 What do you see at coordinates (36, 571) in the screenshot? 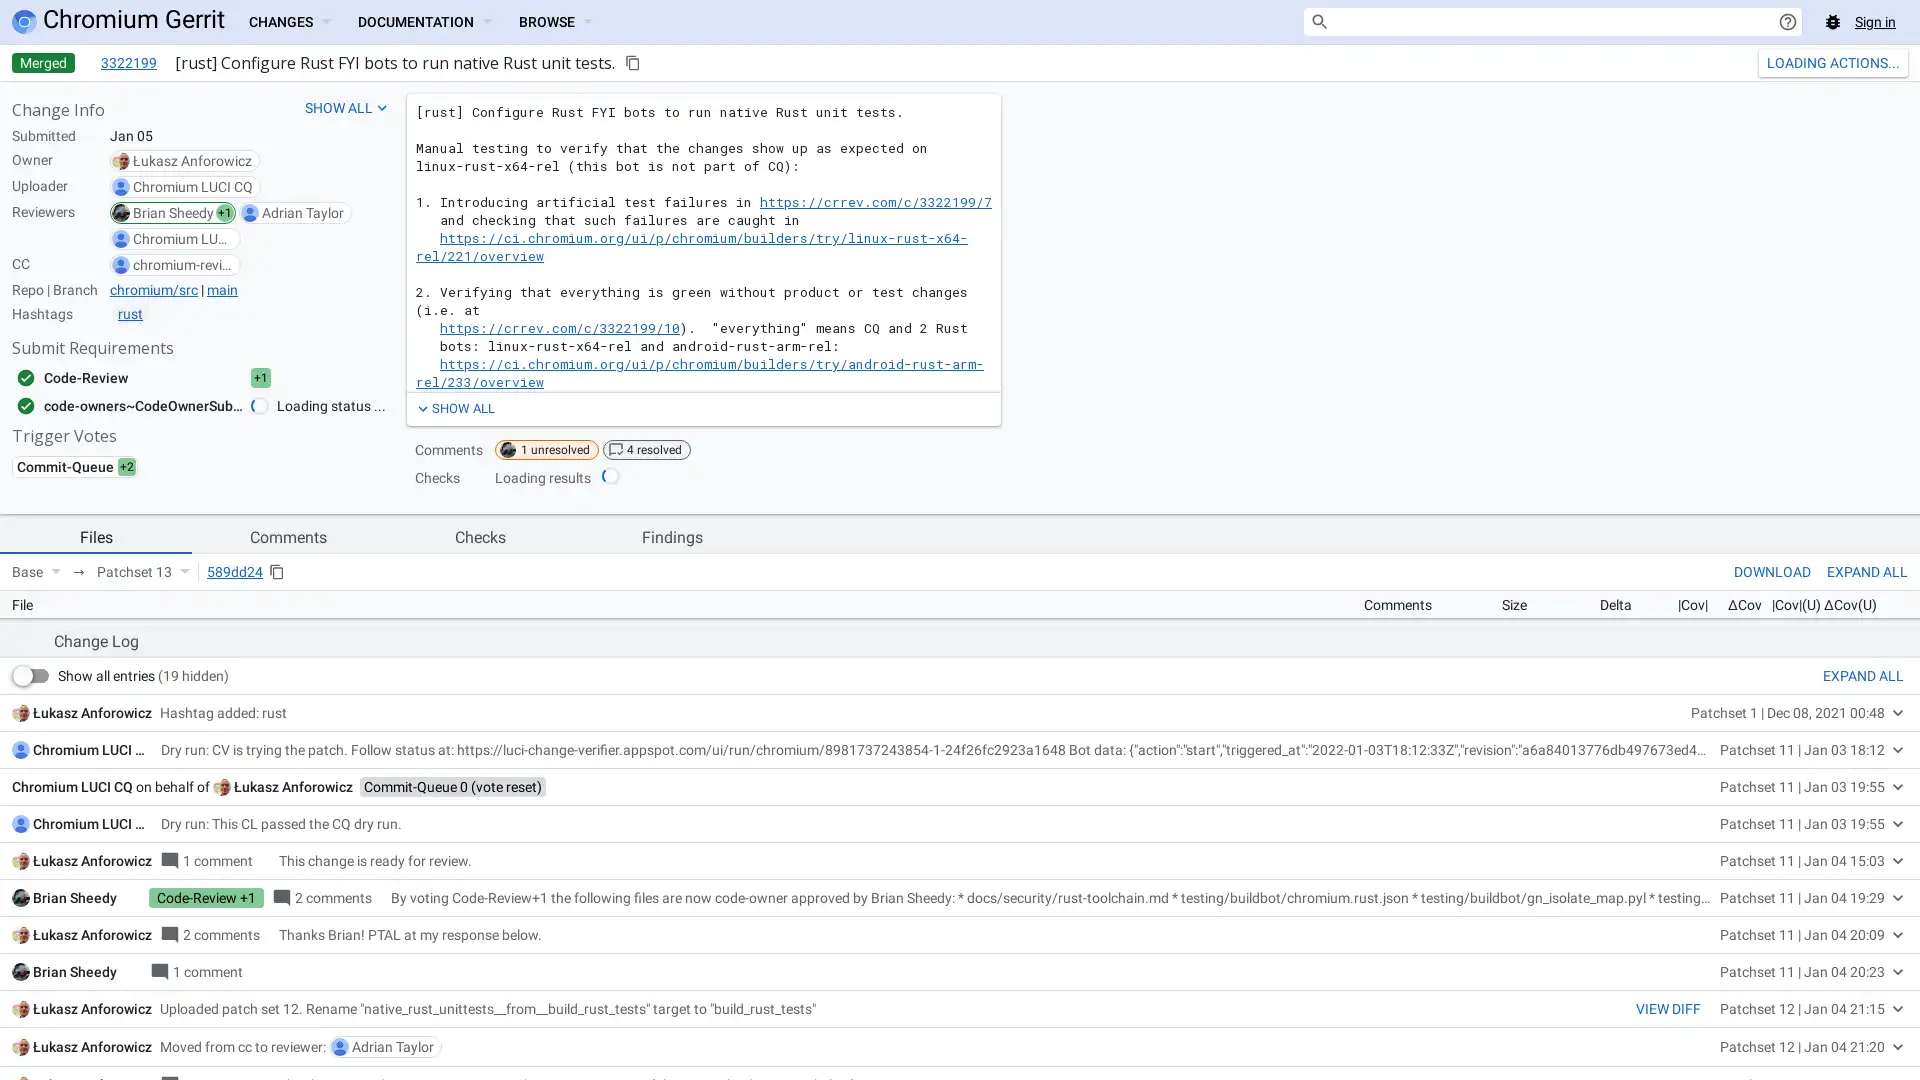
I see `Base` at bounding box center [36, 571].